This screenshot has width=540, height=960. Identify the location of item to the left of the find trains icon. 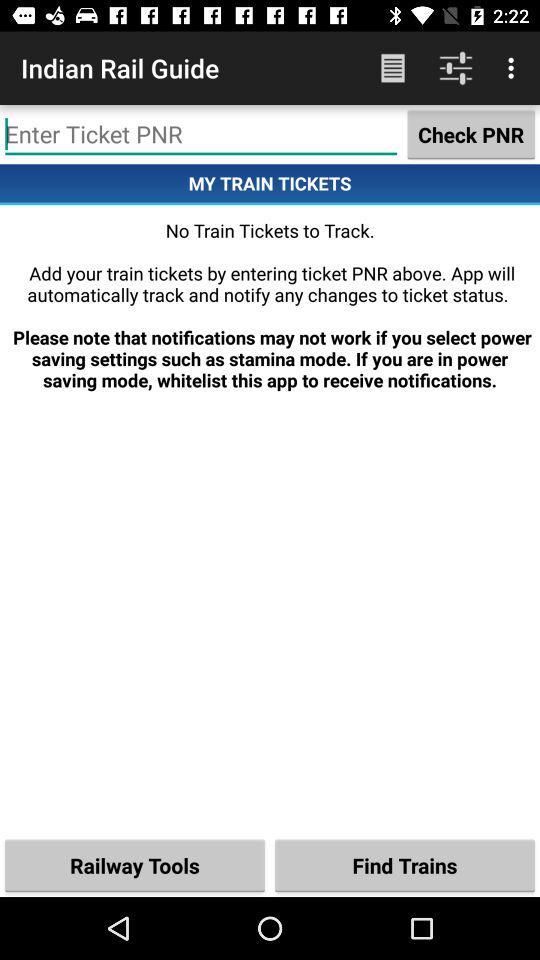
(135, 864).